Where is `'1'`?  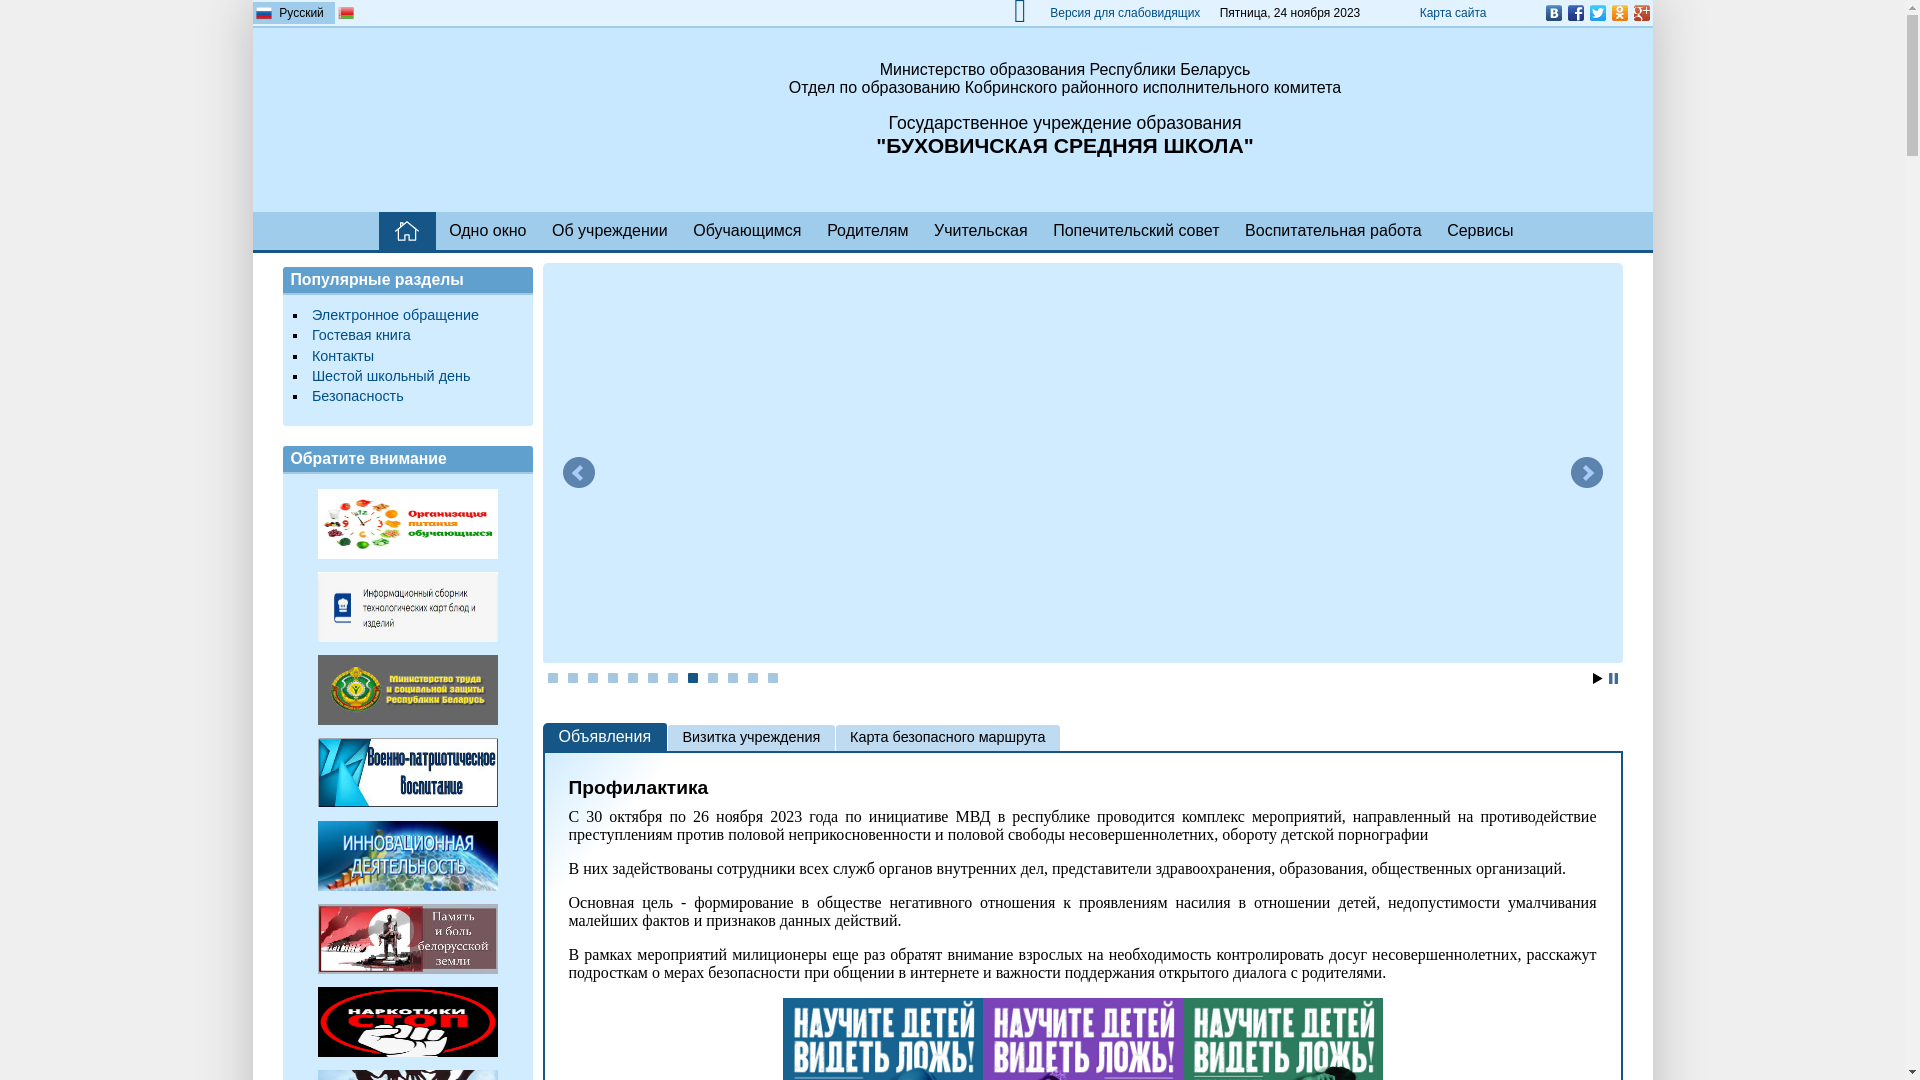
'1' is located at coordinates (552, 677).